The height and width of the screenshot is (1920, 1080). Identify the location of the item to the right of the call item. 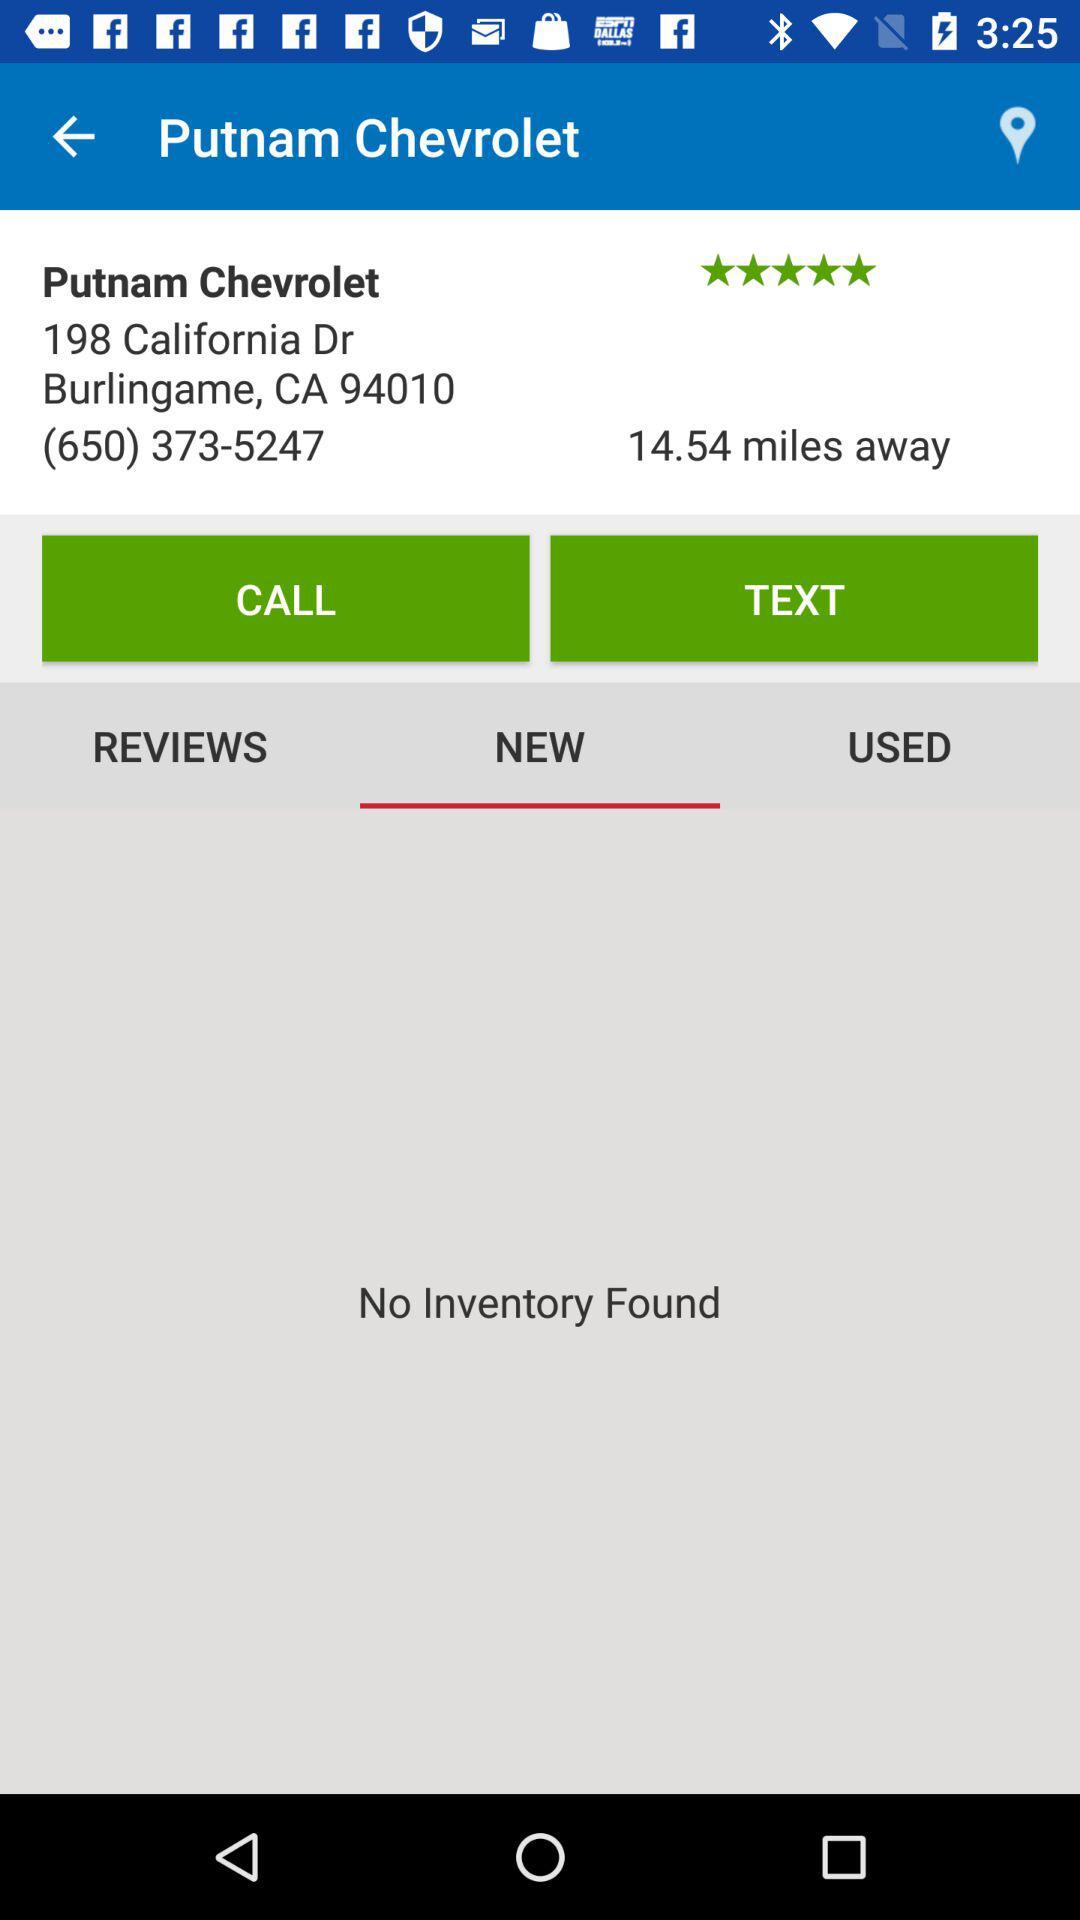
(793, 597).